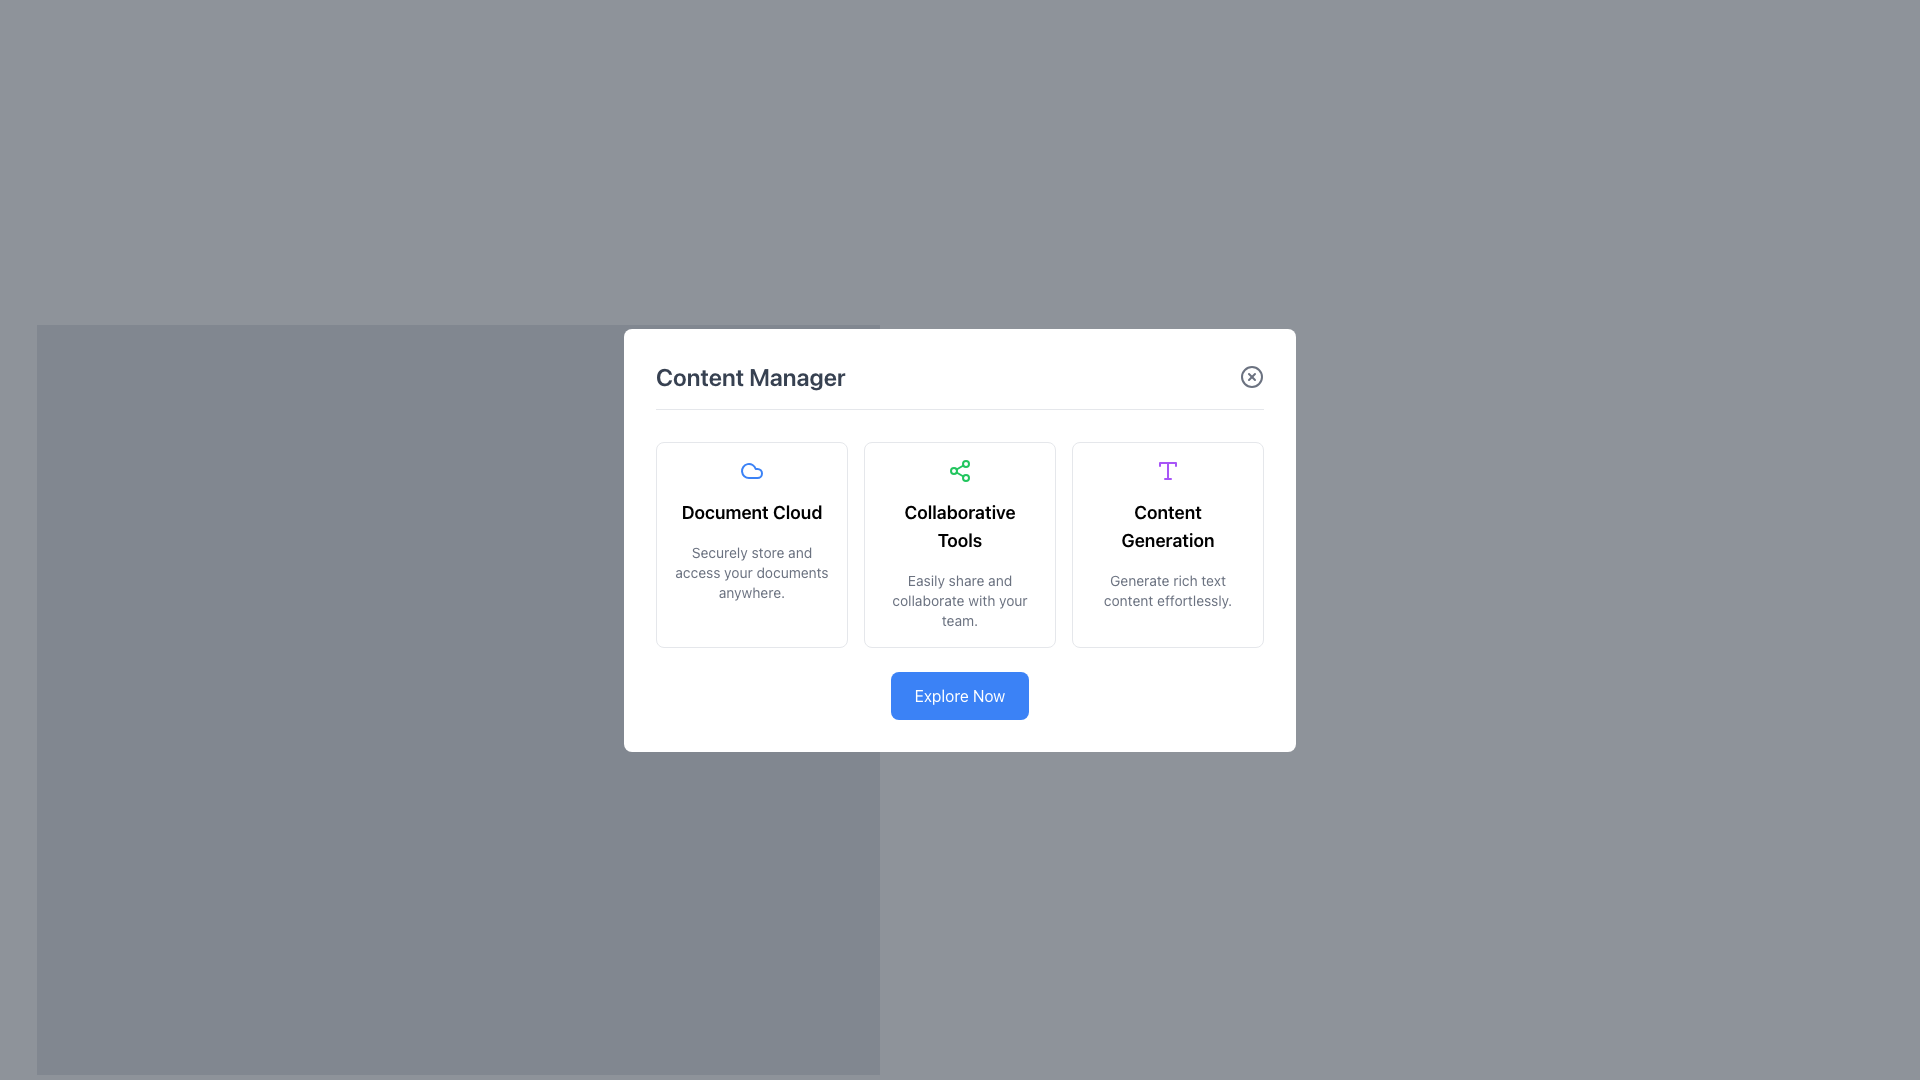 The width and height of the screenshot is (1920, 1080). Describe the element at coordinates (751, 470) in the screenshot. I see `the cloud icon representing the 'Document Cloud' card, which is the first card in a horizontal arrangement of three cards` at that location.